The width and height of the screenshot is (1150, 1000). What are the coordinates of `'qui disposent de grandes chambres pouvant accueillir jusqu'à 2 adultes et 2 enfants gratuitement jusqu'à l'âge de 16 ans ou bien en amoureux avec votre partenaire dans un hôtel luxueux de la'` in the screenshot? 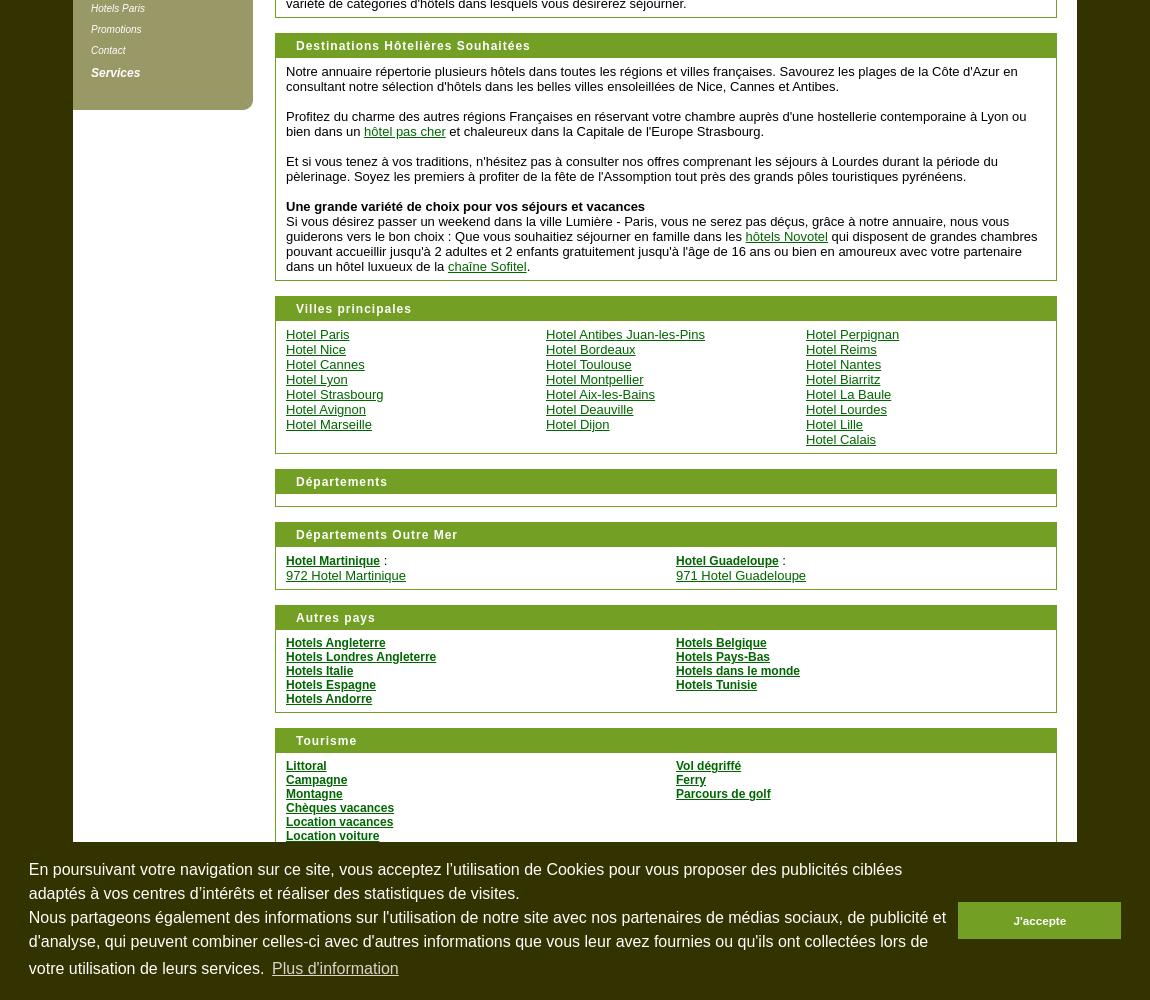 It's located at (660, 251).